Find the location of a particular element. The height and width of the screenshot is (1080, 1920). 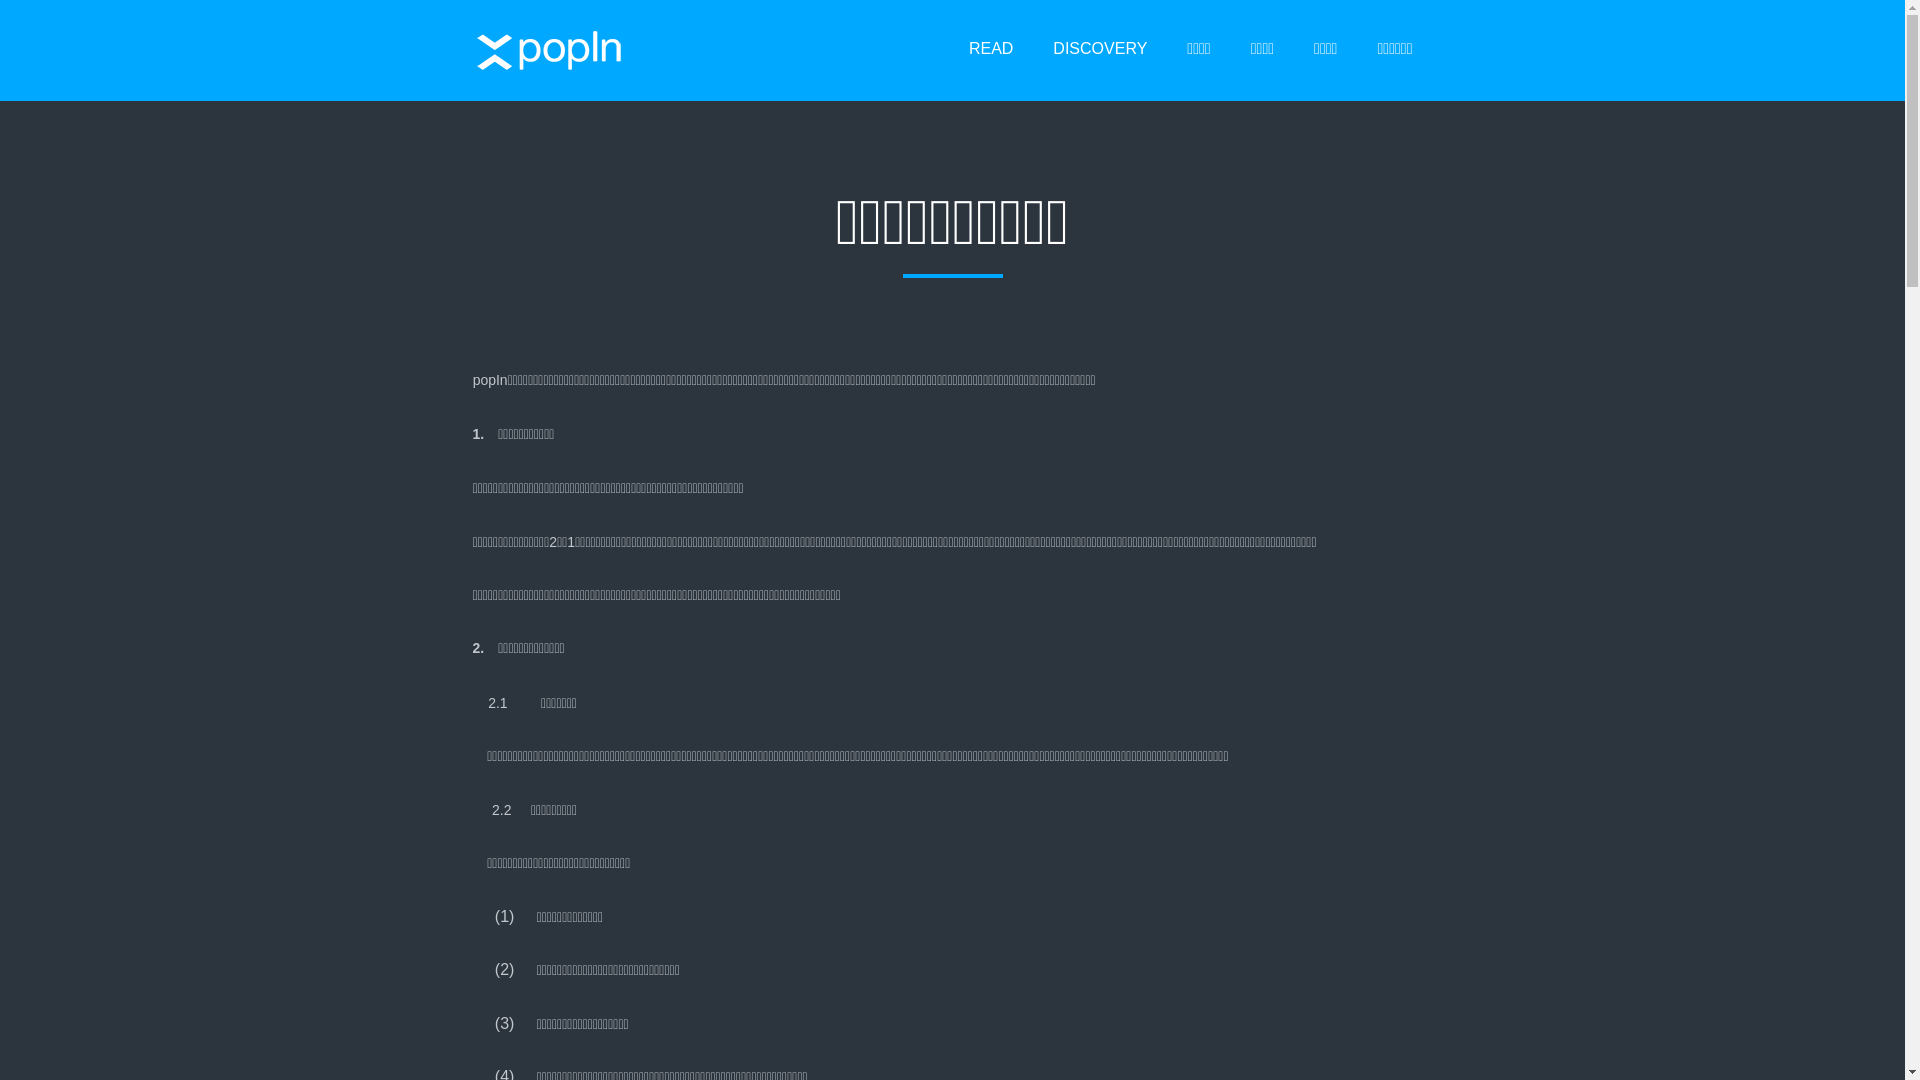

'READ' is located at coordinates (990, 49).